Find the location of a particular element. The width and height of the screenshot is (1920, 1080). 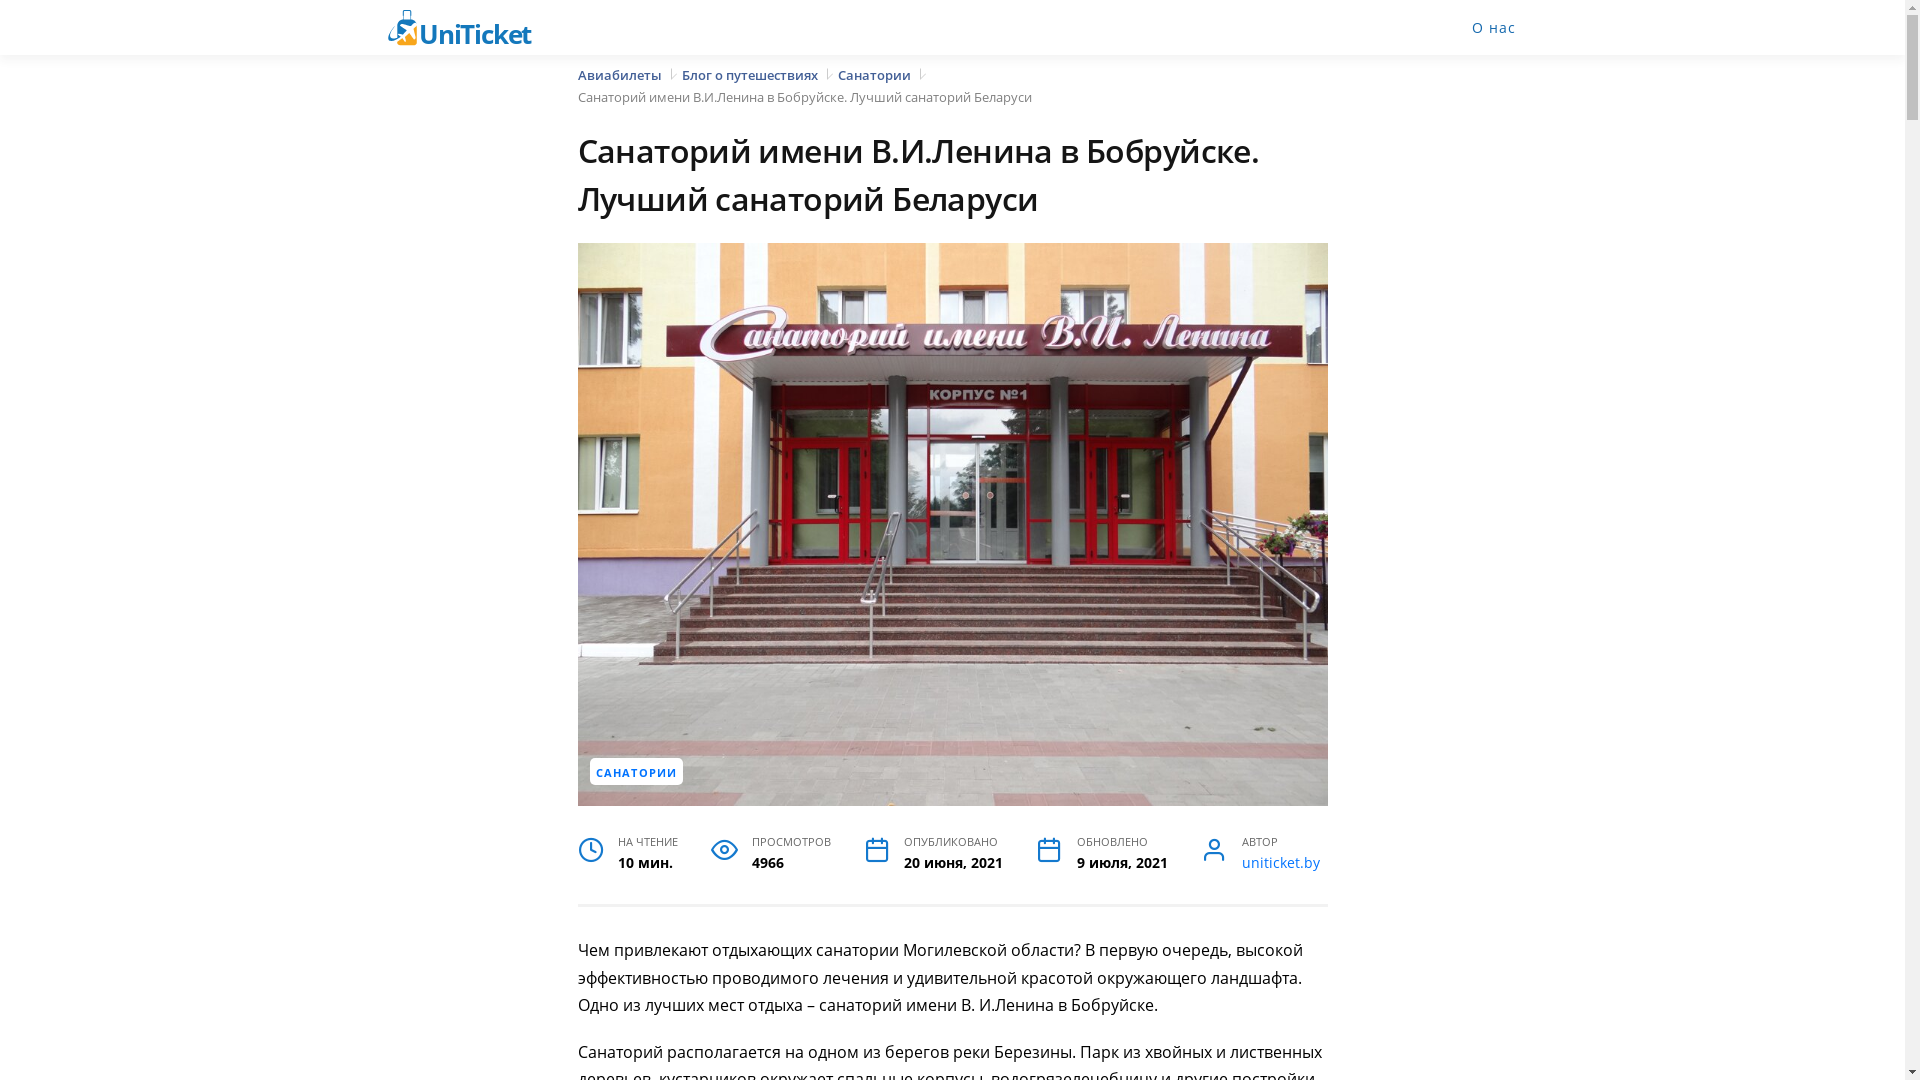

'uniticket.by' is located at coordinates (1281, 862).